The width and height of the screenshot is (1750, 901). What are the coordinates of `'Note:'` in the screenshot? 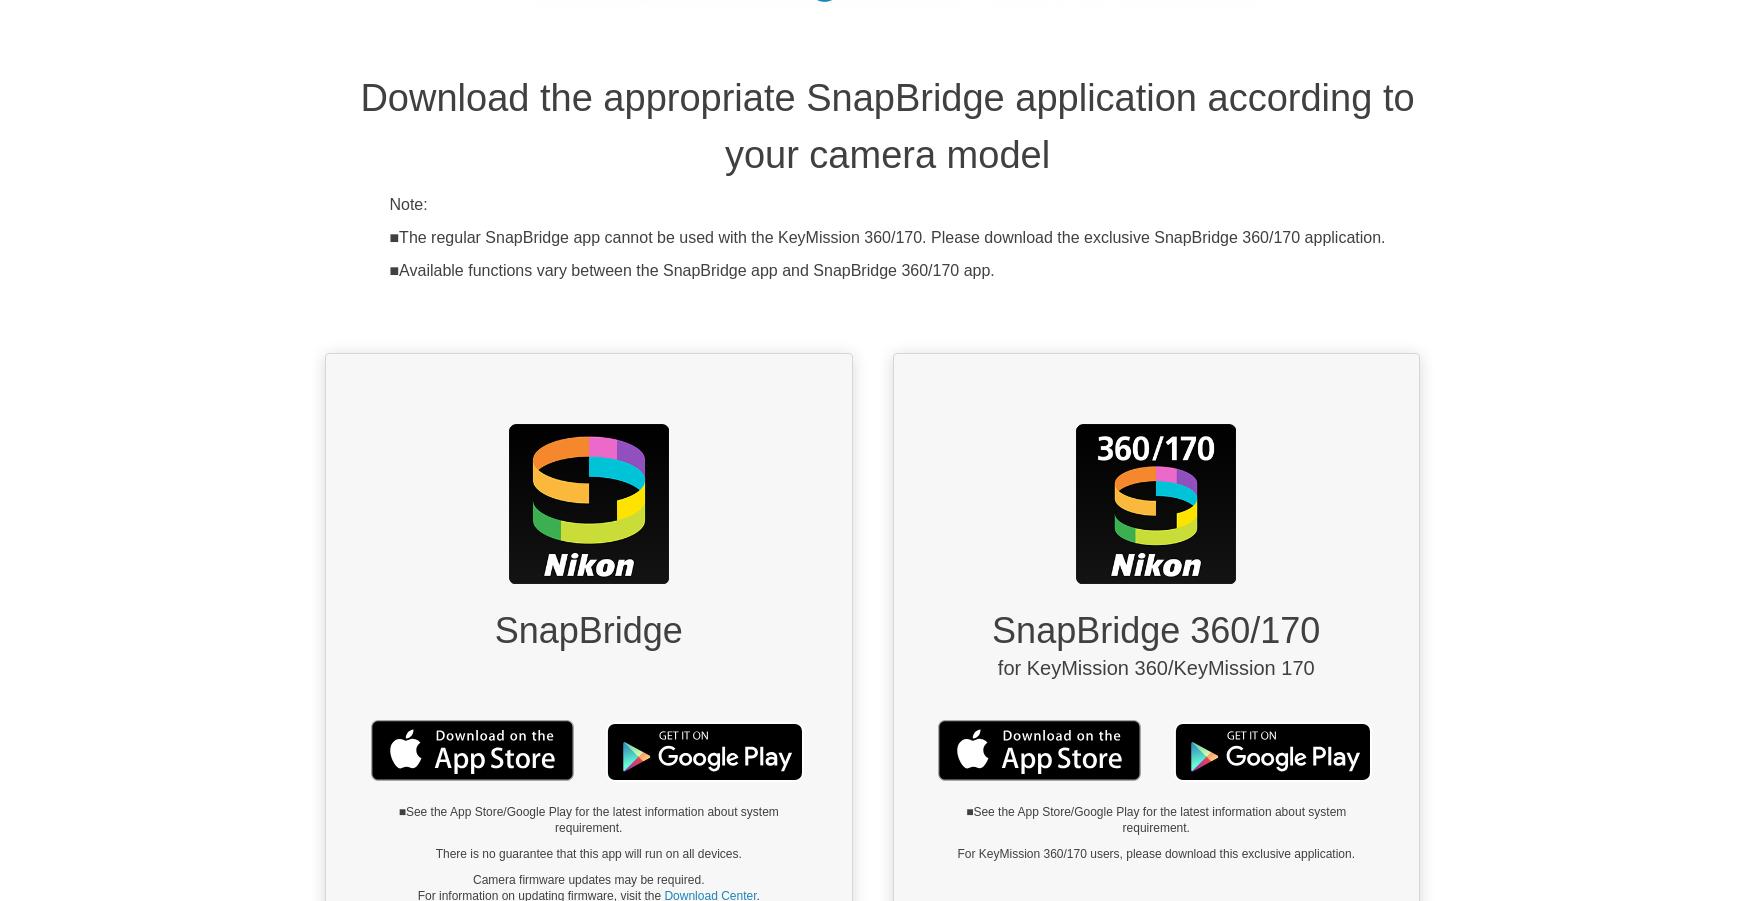 It's located at (388, 205).